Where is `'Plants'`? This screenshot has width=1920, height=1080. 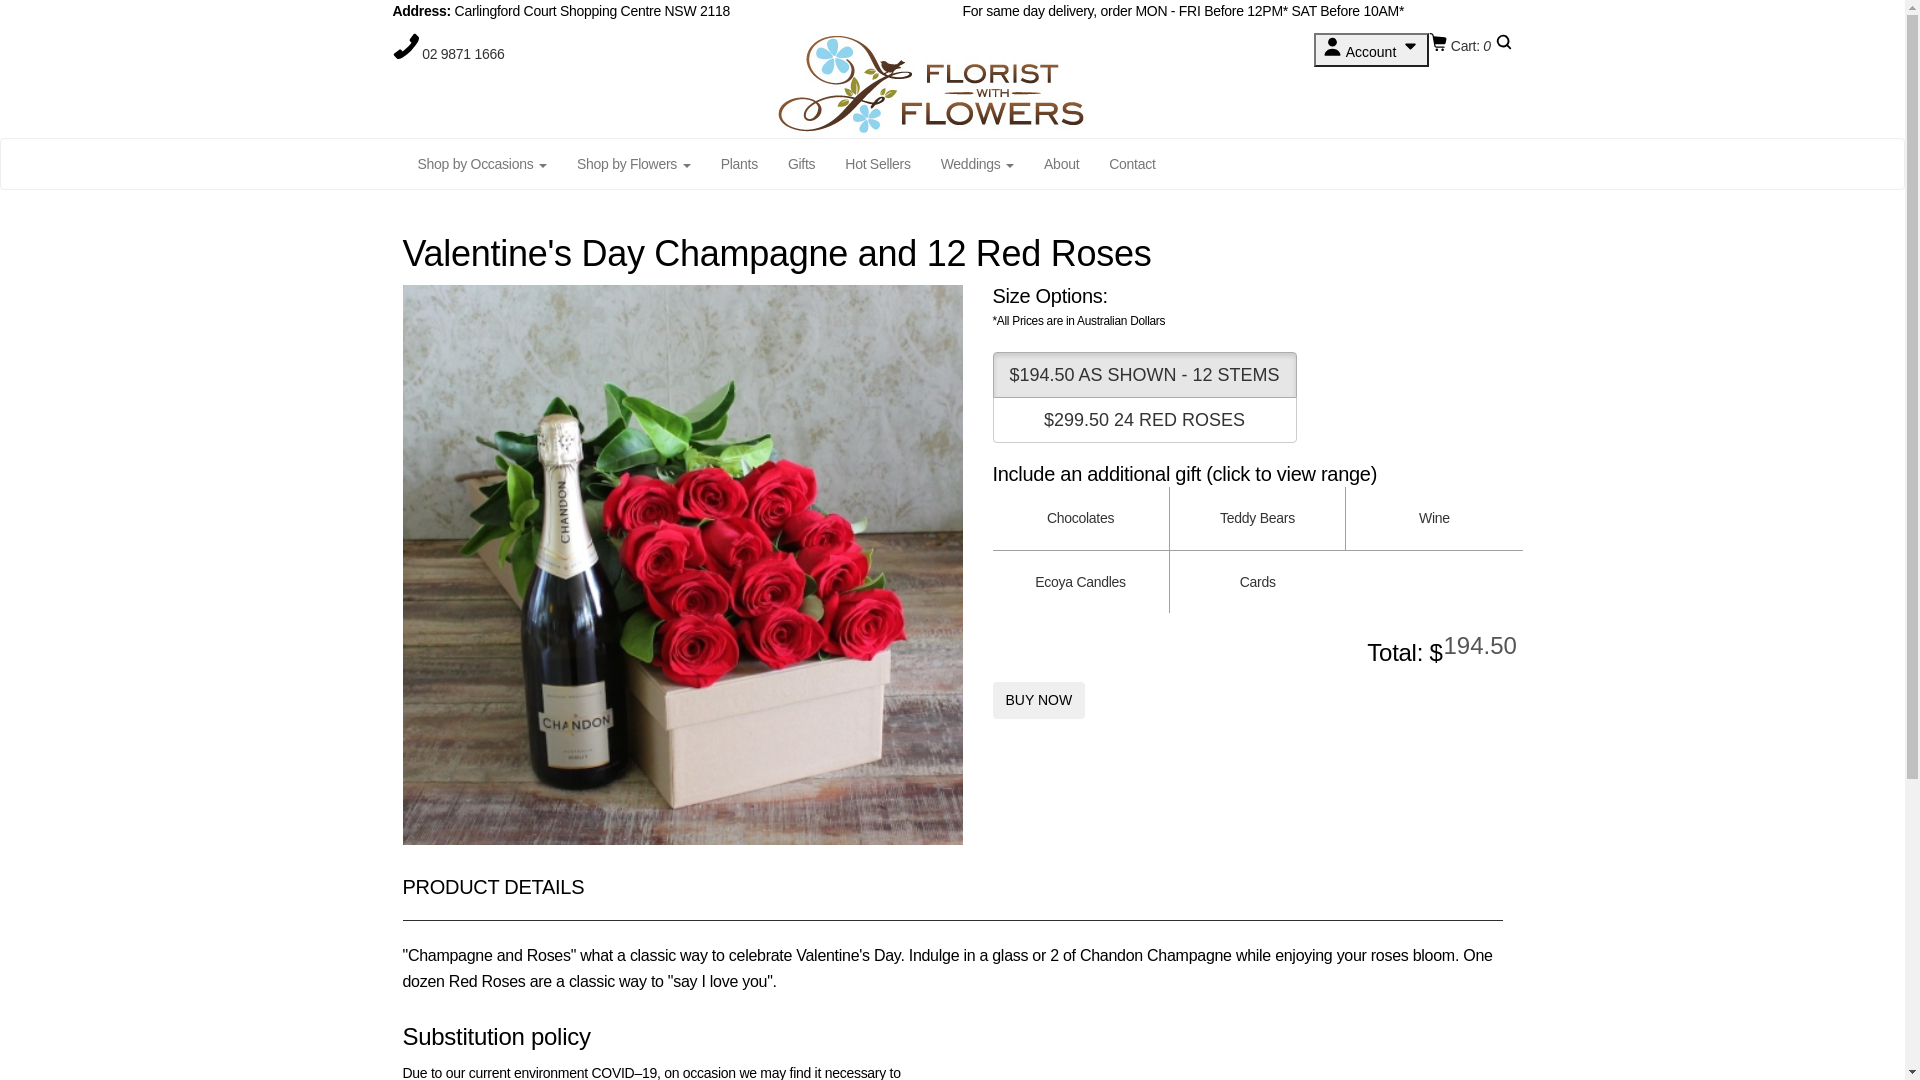 'Plants' is located at coordinates (738, 163).